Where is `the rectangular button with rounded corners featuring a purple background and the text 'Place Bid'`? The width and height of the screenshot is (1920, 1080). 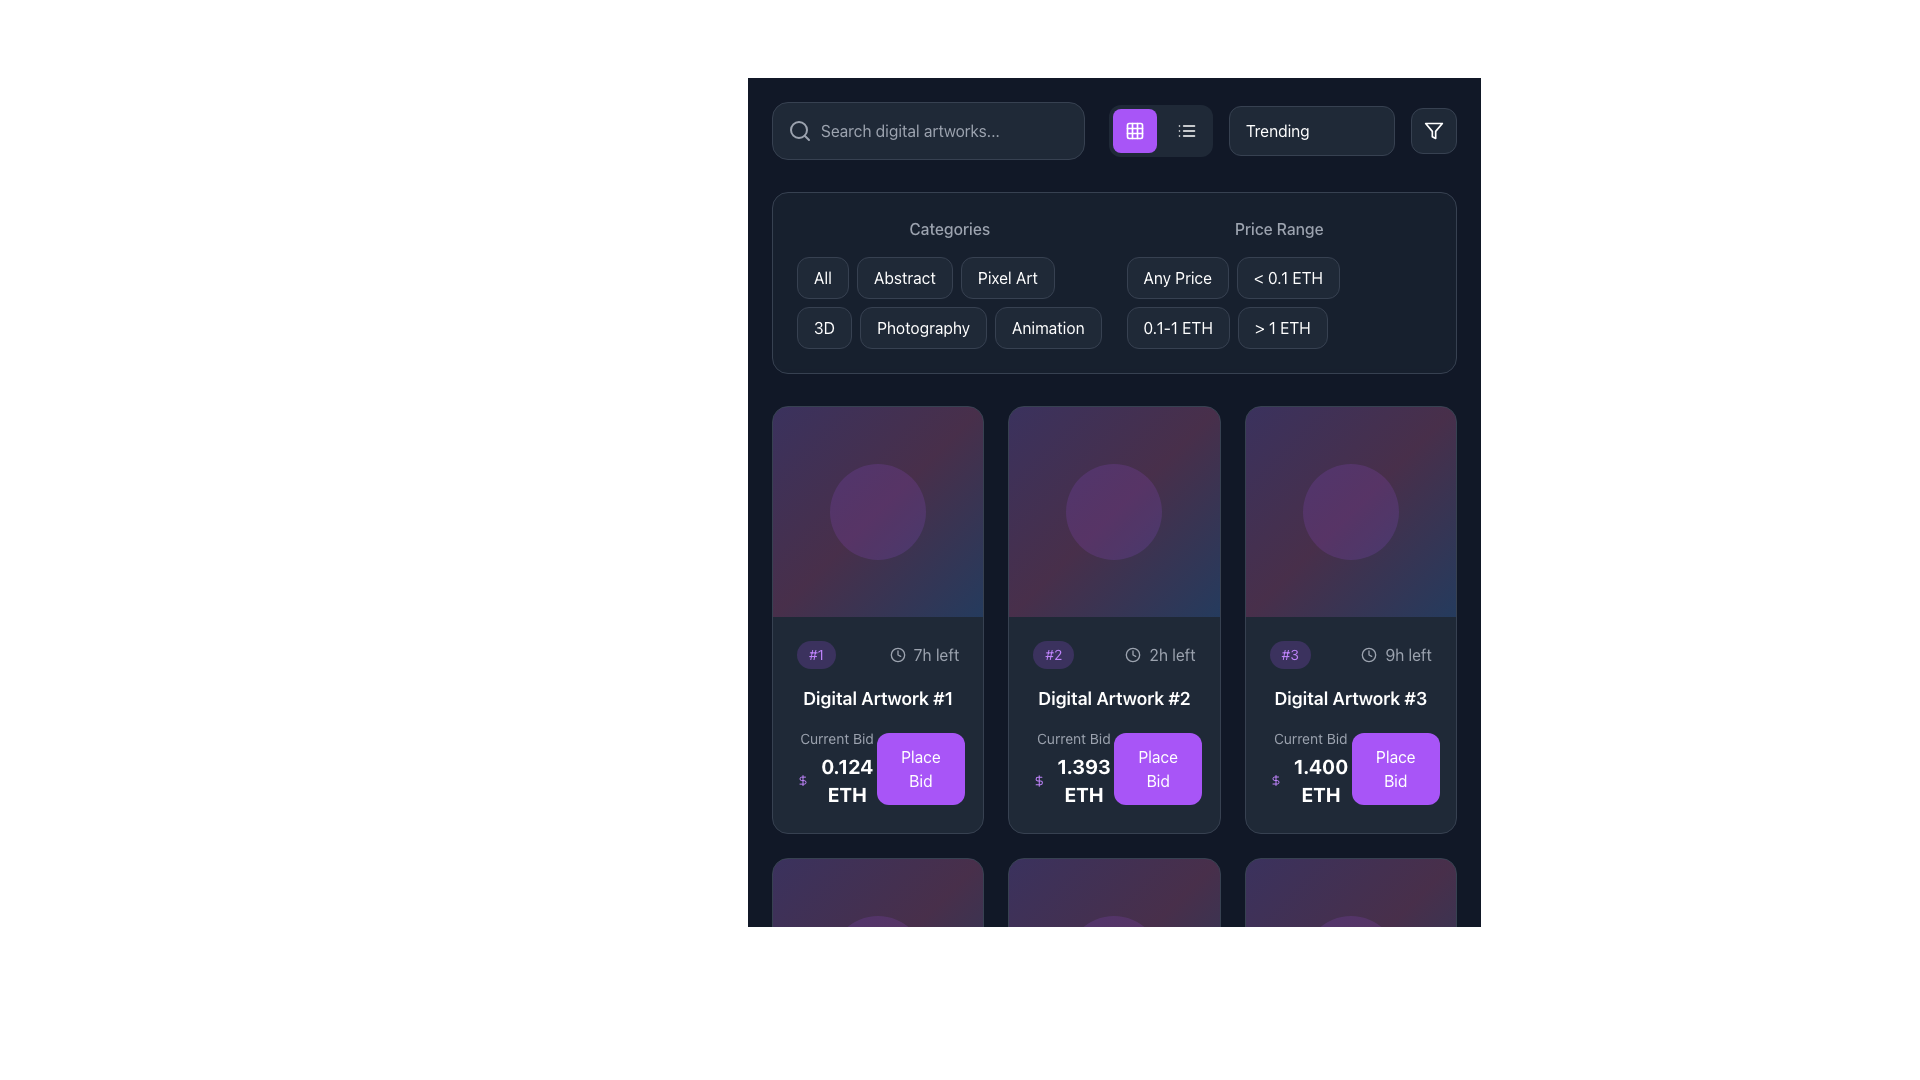
the rectangular button with rounded corners featuring a purple background and the text 'Place Bid' is located at coordinates (1158, 768).